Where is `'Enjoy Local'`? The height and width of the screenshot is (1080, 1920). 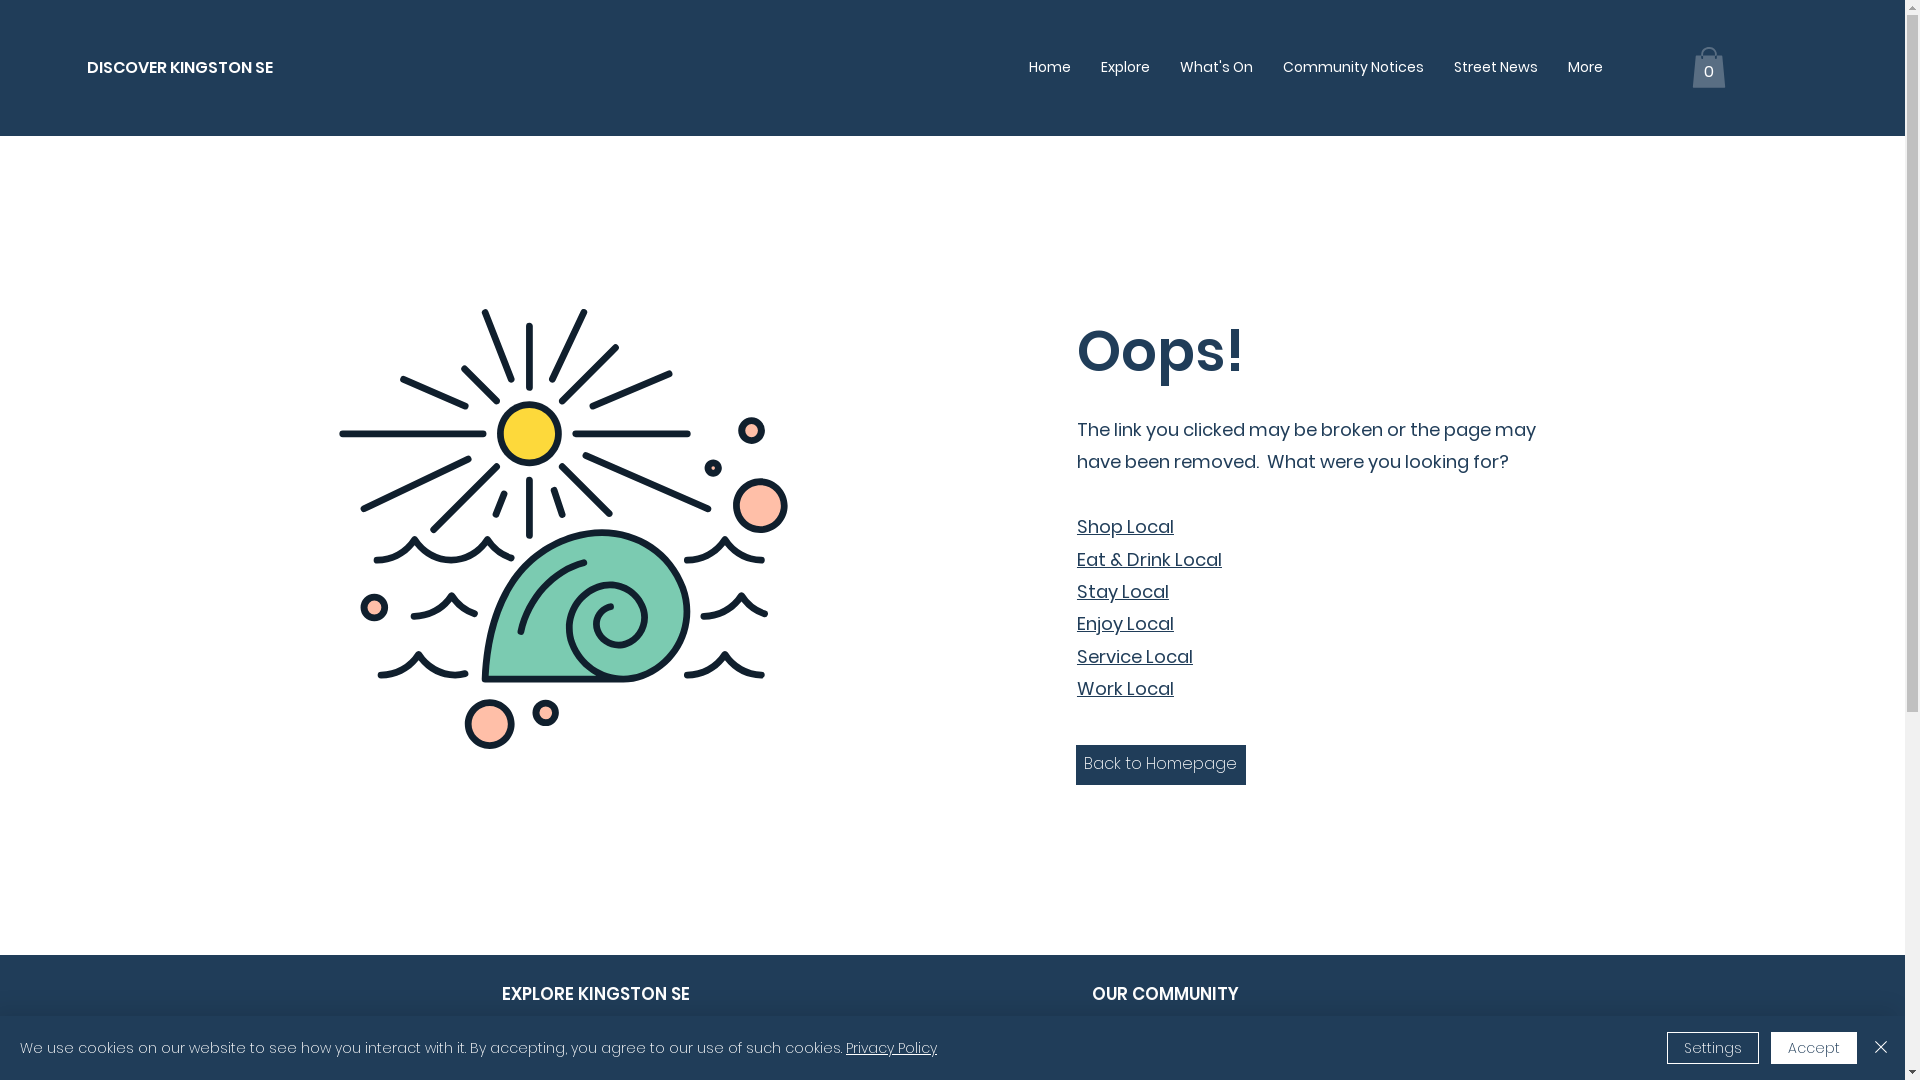 'Enjoy Local' is located at coordinates (1125, 622).